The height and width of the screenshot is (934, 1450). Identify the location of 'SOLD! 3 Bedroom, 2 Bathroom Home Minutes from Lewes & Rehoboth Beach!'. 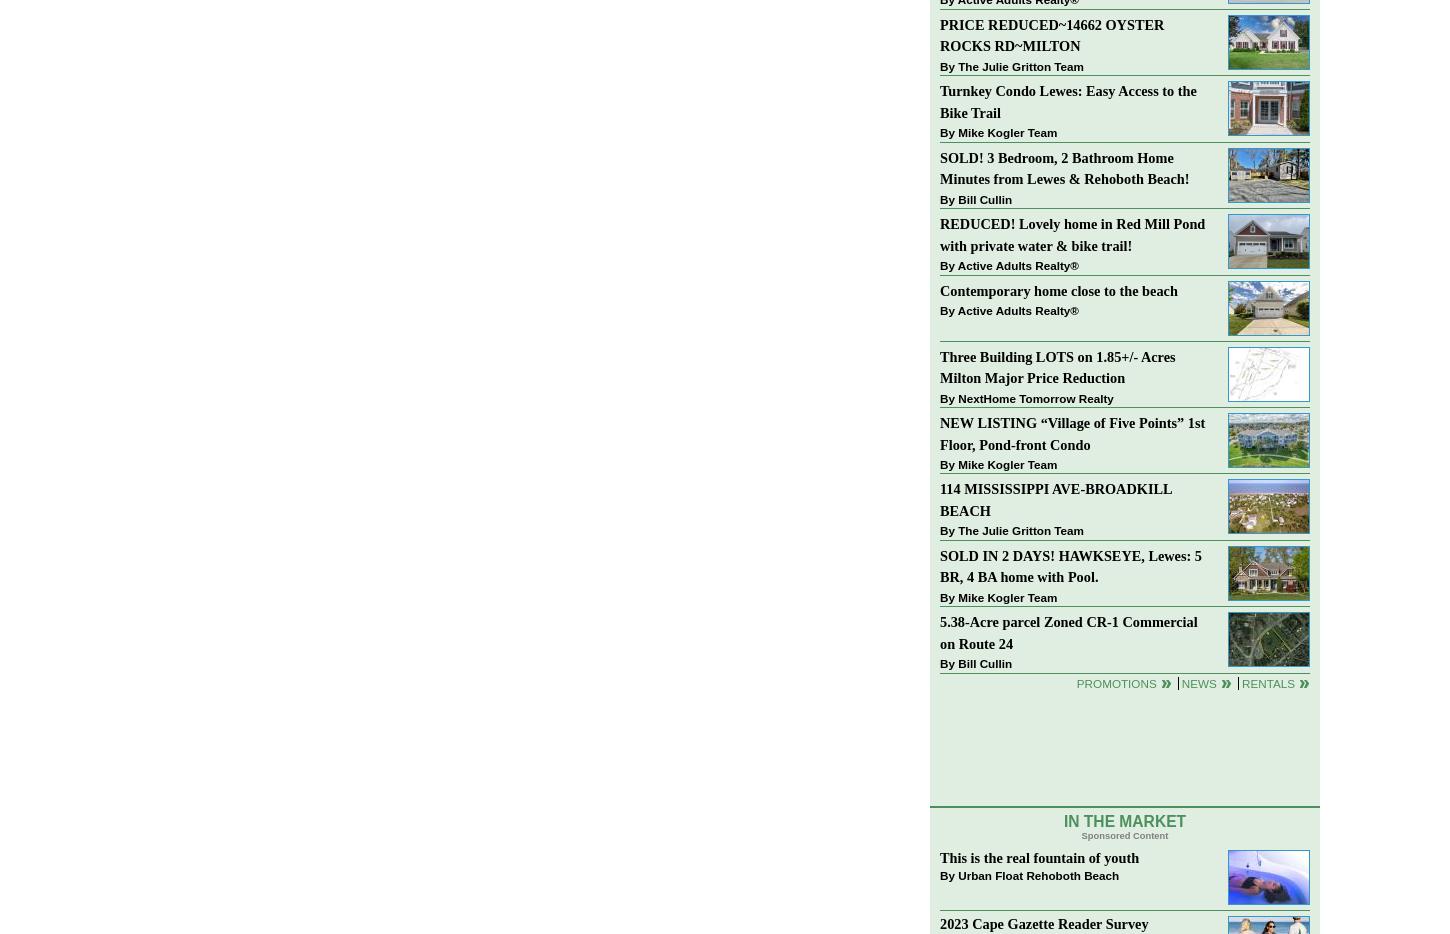
(1064, 168).